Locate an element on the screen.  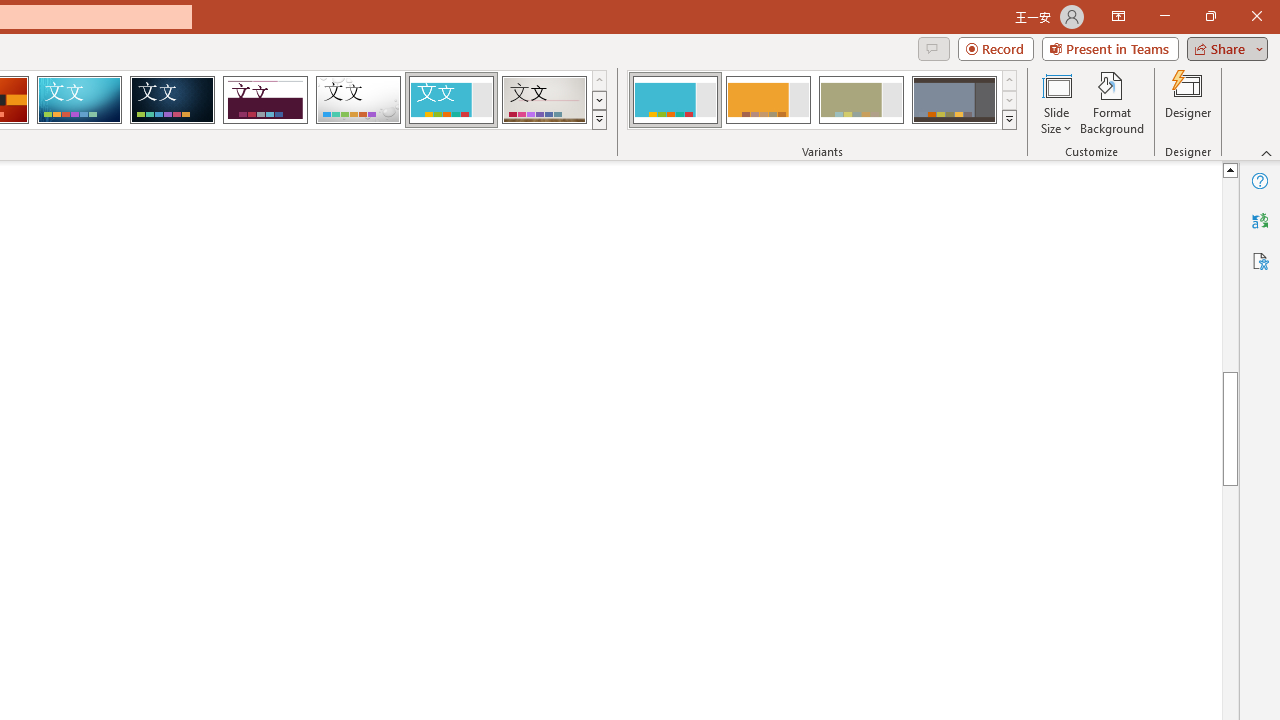
'Slide Size' is located at coordinates (1055, 103).